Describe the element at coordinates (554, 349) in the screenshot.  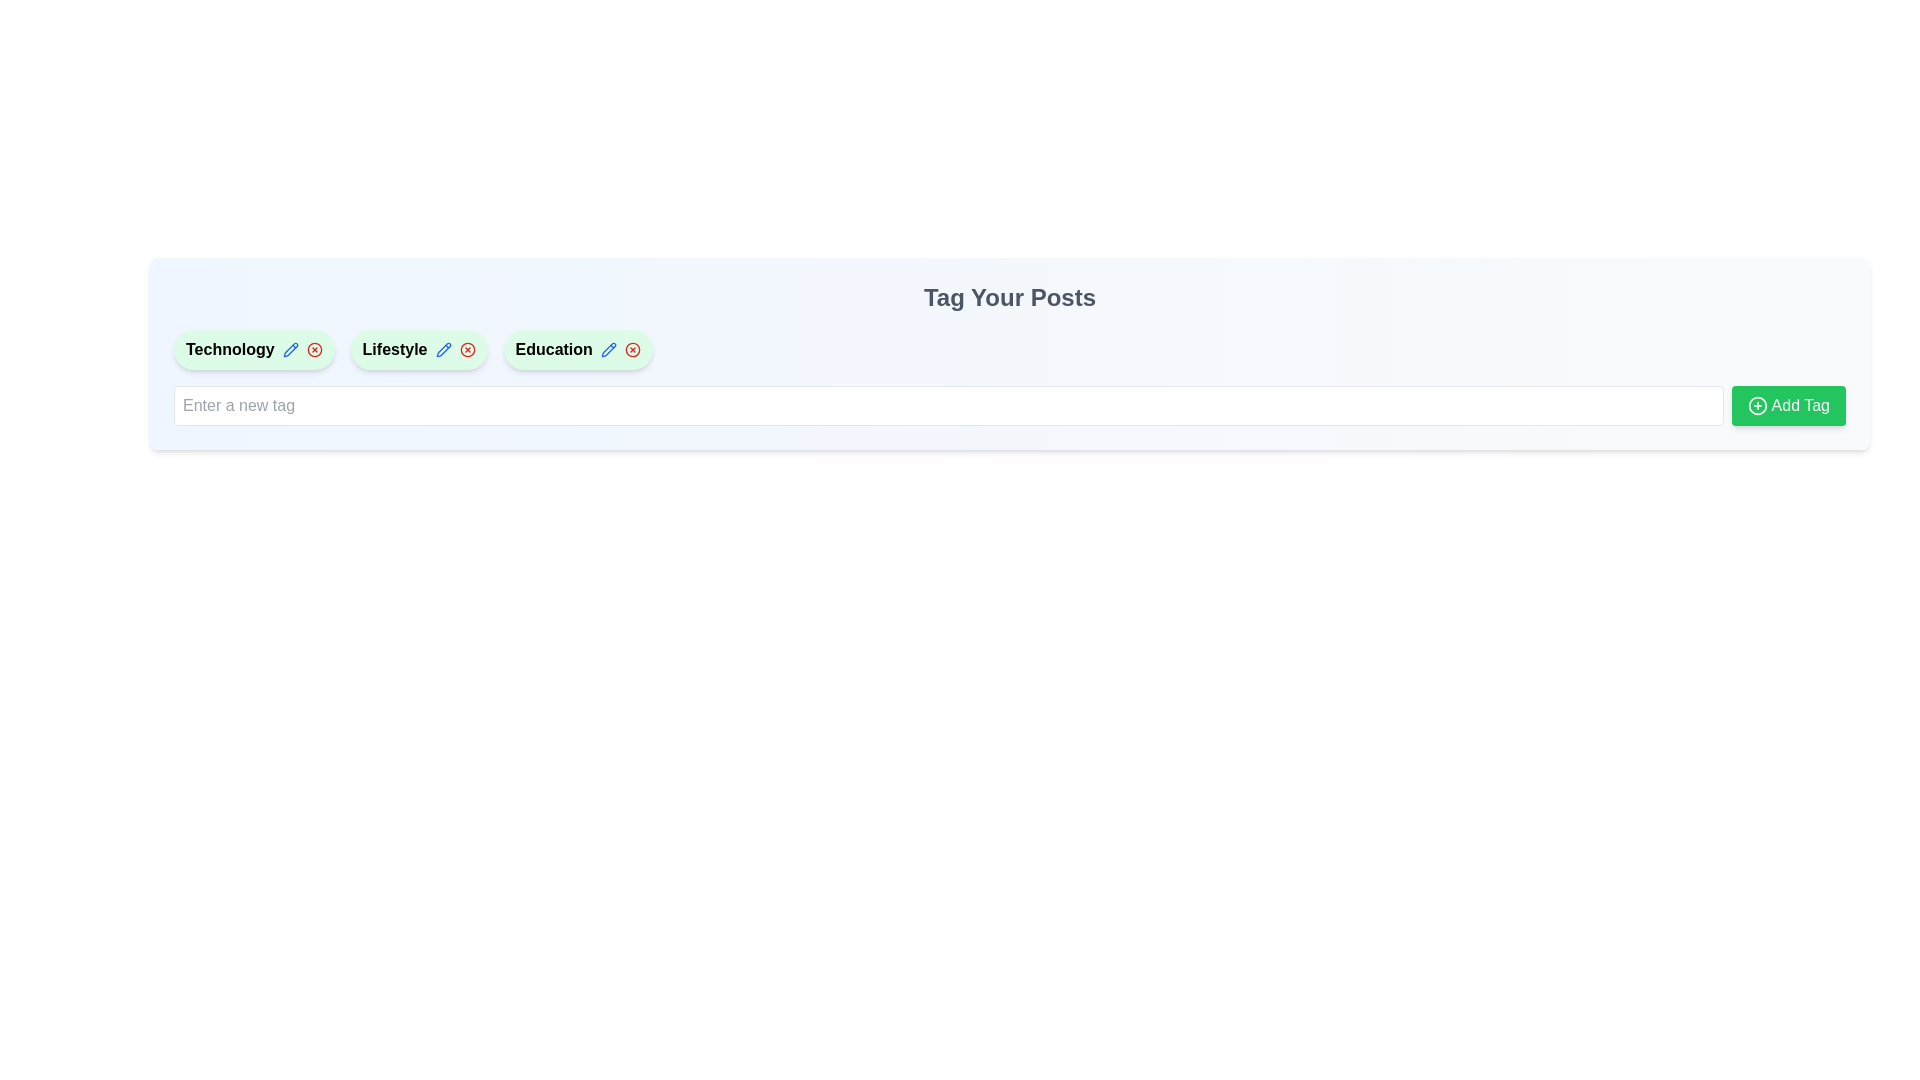
I see `the static text label displaying 'Education' in bold black font, which is positioned inside a green rounded rectangle` at that location.